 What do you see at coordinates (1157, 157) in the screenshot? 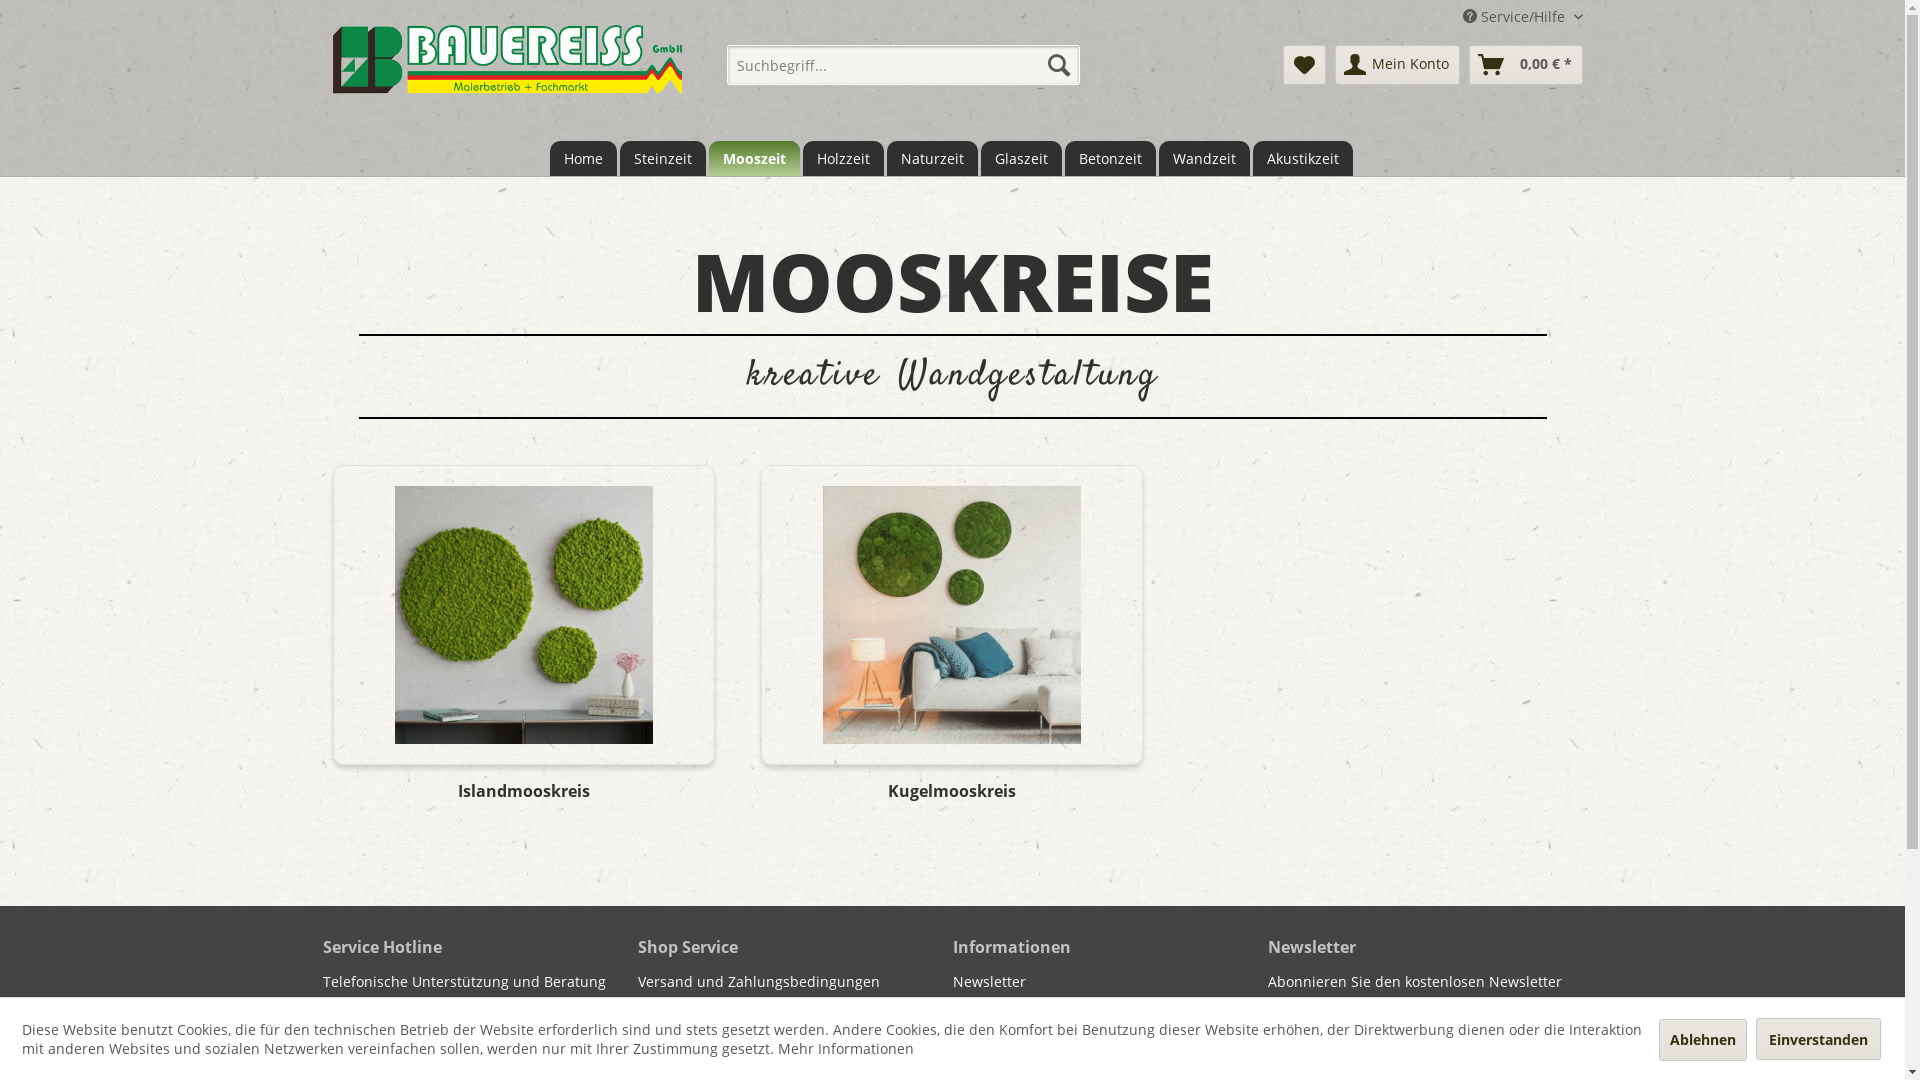
I see `'Wandzeit'` at bounding box center [1157, 157].